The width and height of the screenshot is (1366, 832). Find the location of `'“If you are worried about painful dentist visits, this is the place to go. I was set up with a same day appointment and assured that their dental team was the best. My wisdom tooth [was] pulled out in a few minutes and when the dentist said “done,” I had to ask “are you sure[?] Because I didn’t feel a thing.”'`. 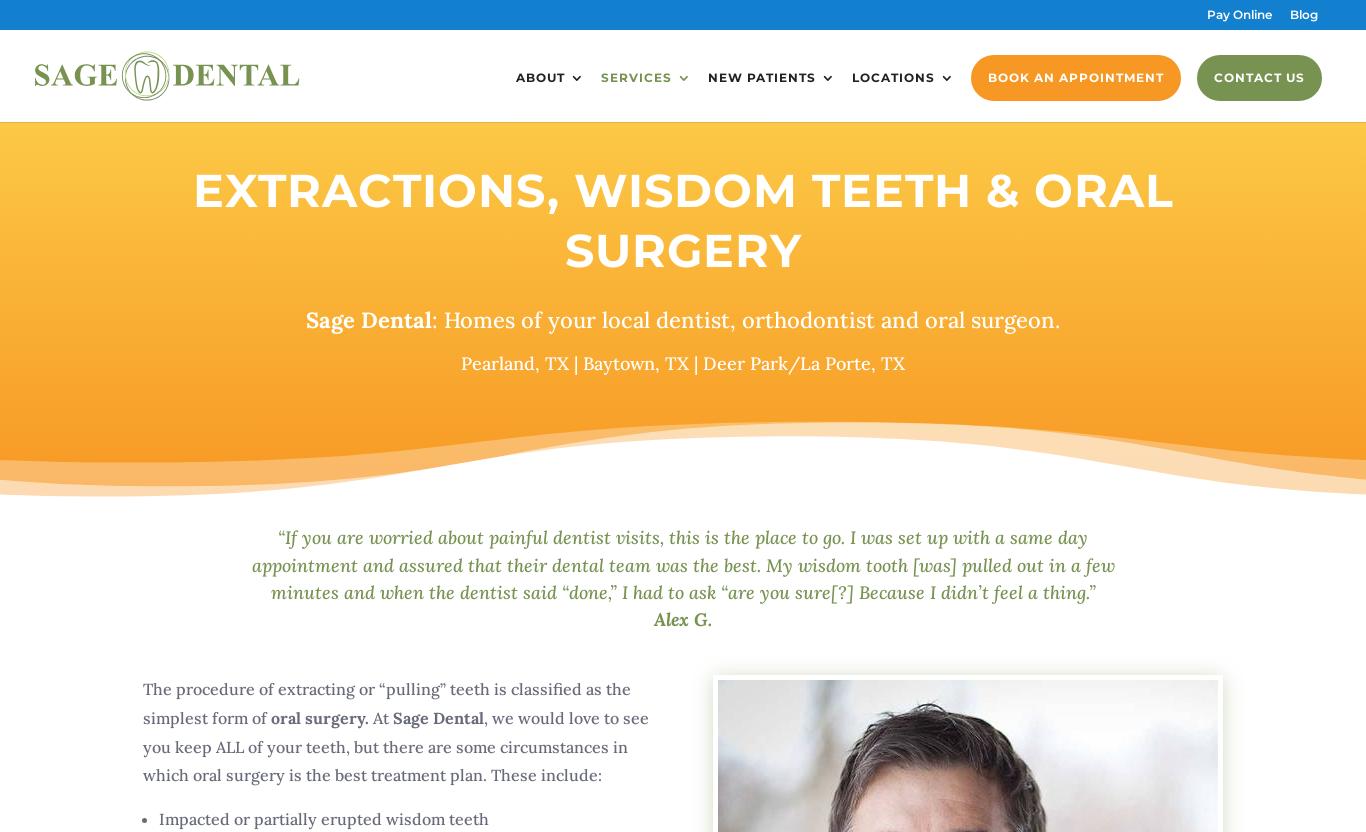

'“If you are worried about painful dentist visits, this is the place to go. I was set up with a same day appointment and assured that their dental team was the best. My wisdom tooth [was] pulled out in a few minutes and when the dentist said “done,” I had to ask “are you sure[?] Because I didn’t feel a thing.”' is located at coordinates (681, 564).